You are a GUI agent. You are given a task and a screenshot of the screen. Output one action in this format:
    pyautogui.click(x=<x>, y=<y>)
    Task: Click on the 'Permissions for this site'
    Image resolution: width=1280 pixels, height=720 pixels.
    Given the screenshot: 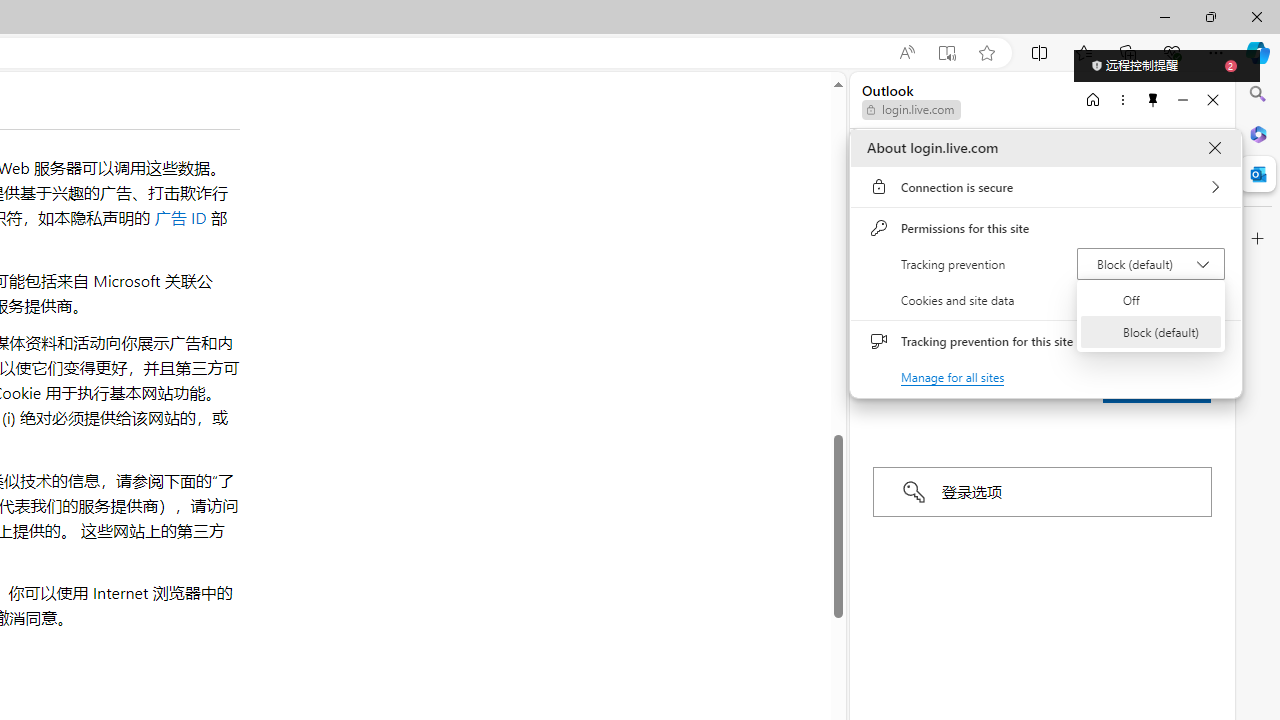 What is the action you would take?
    pyautogui.click(x=1045, y=227)
    